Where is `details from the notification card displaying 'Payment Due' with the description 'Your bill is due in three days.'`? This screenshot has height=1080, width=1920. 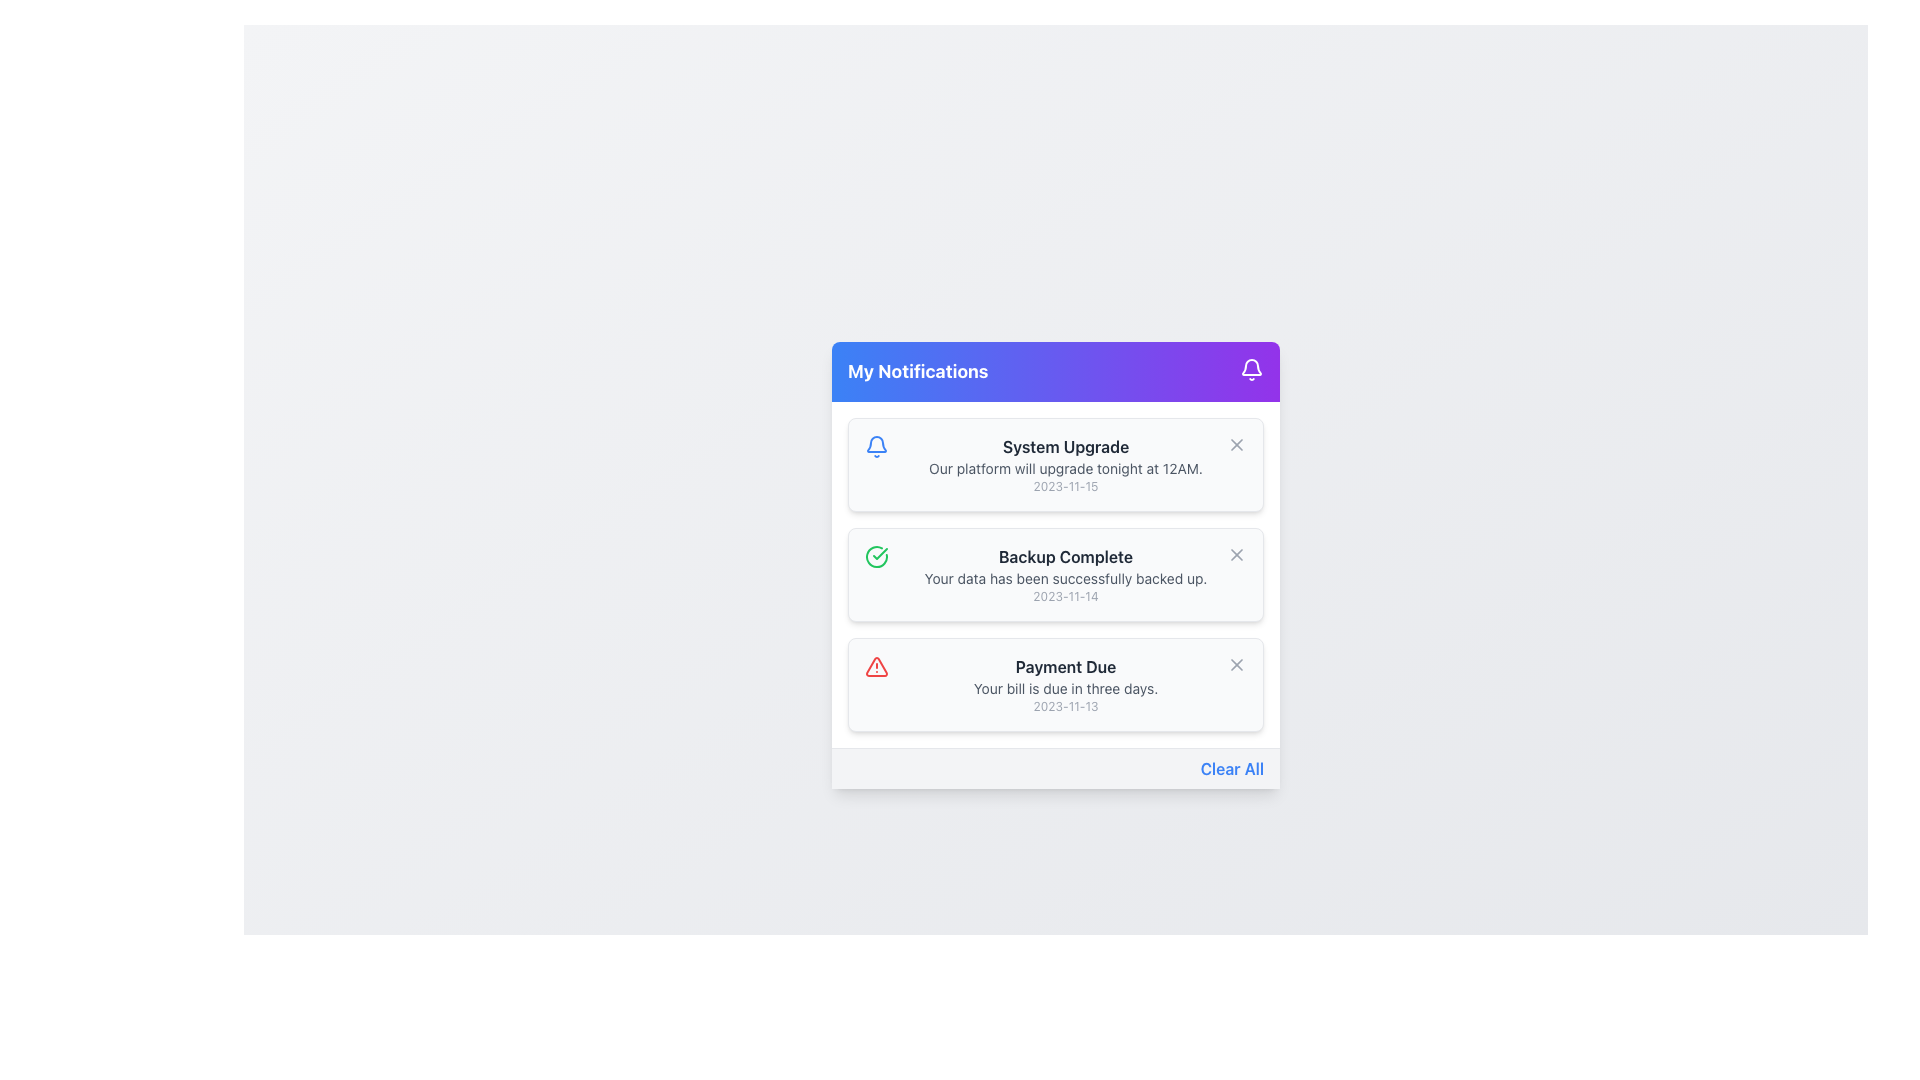 details from the notification card displaying 'Payment Due' with the description 'Your bill is due in three days.' is located at coordinates (1055, 682).